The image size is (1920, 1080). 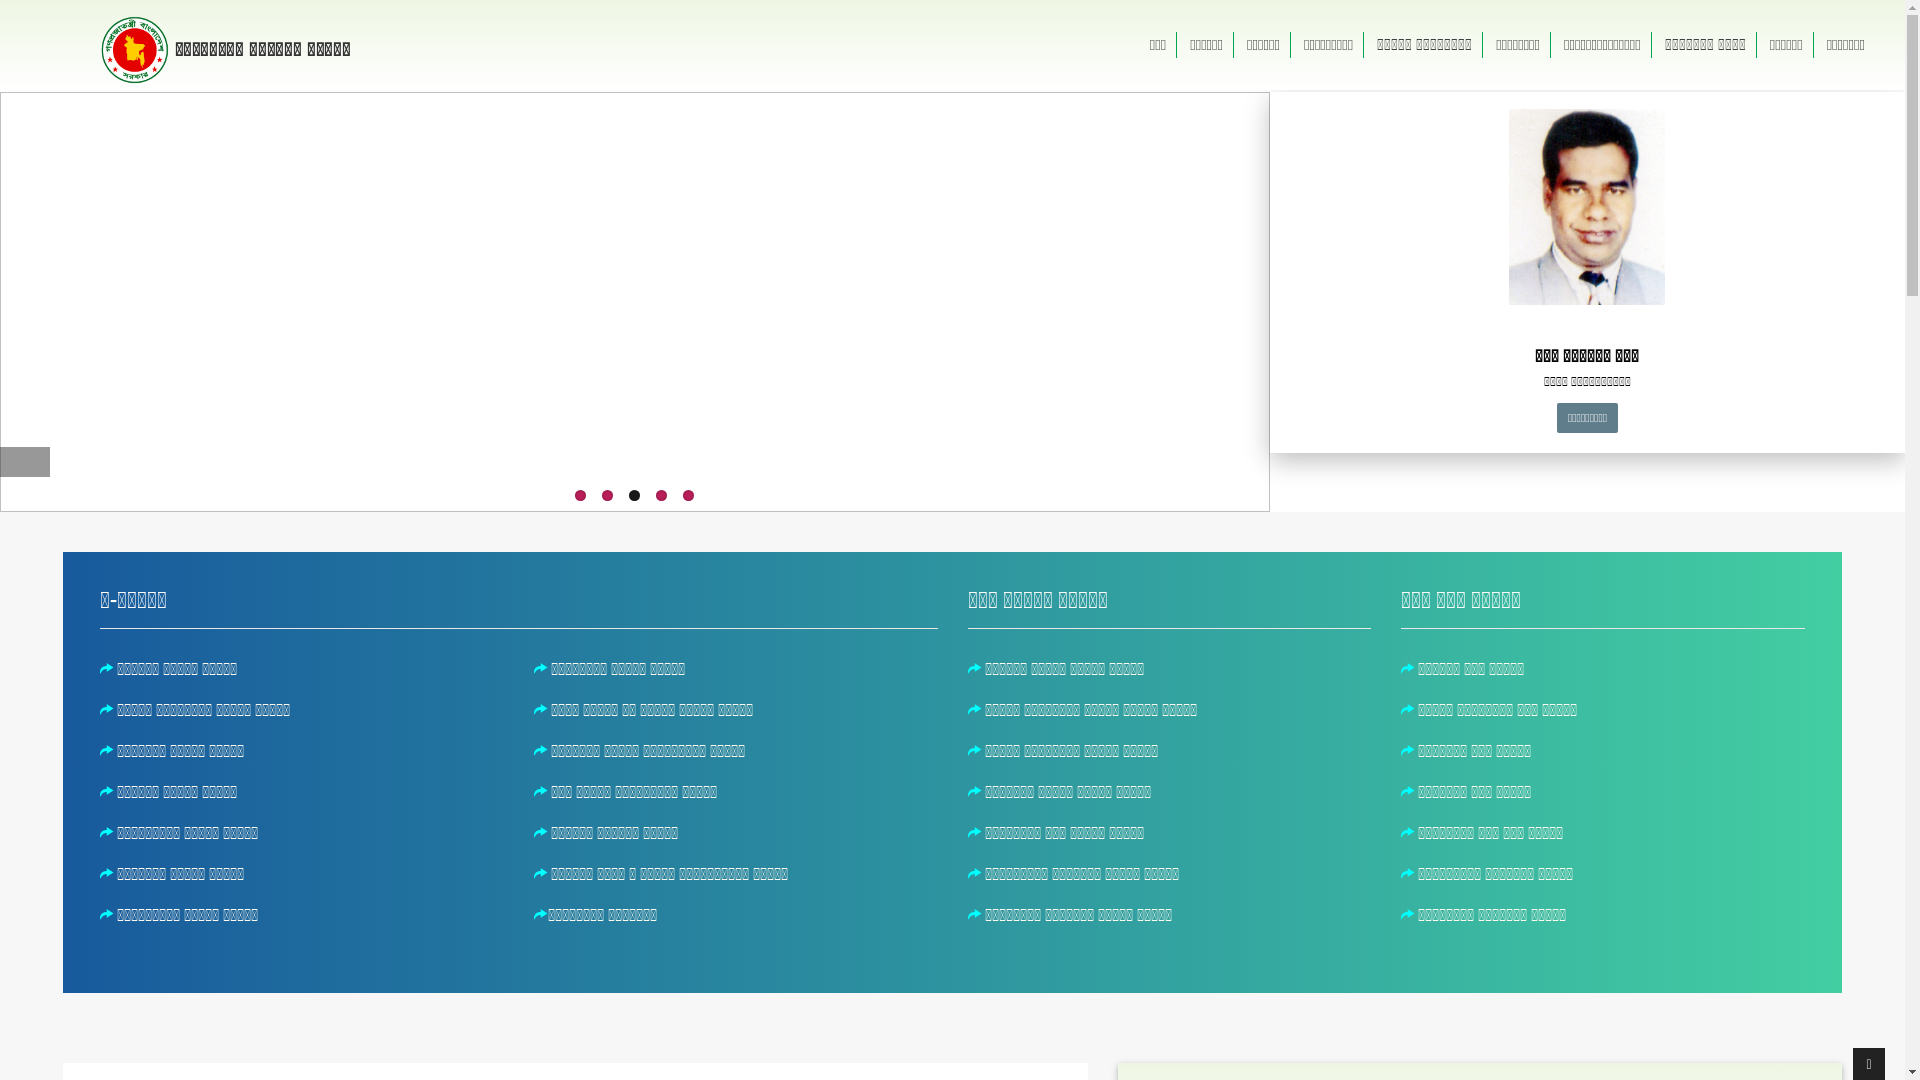 I want to click on '3', so click(x=633, y=495).